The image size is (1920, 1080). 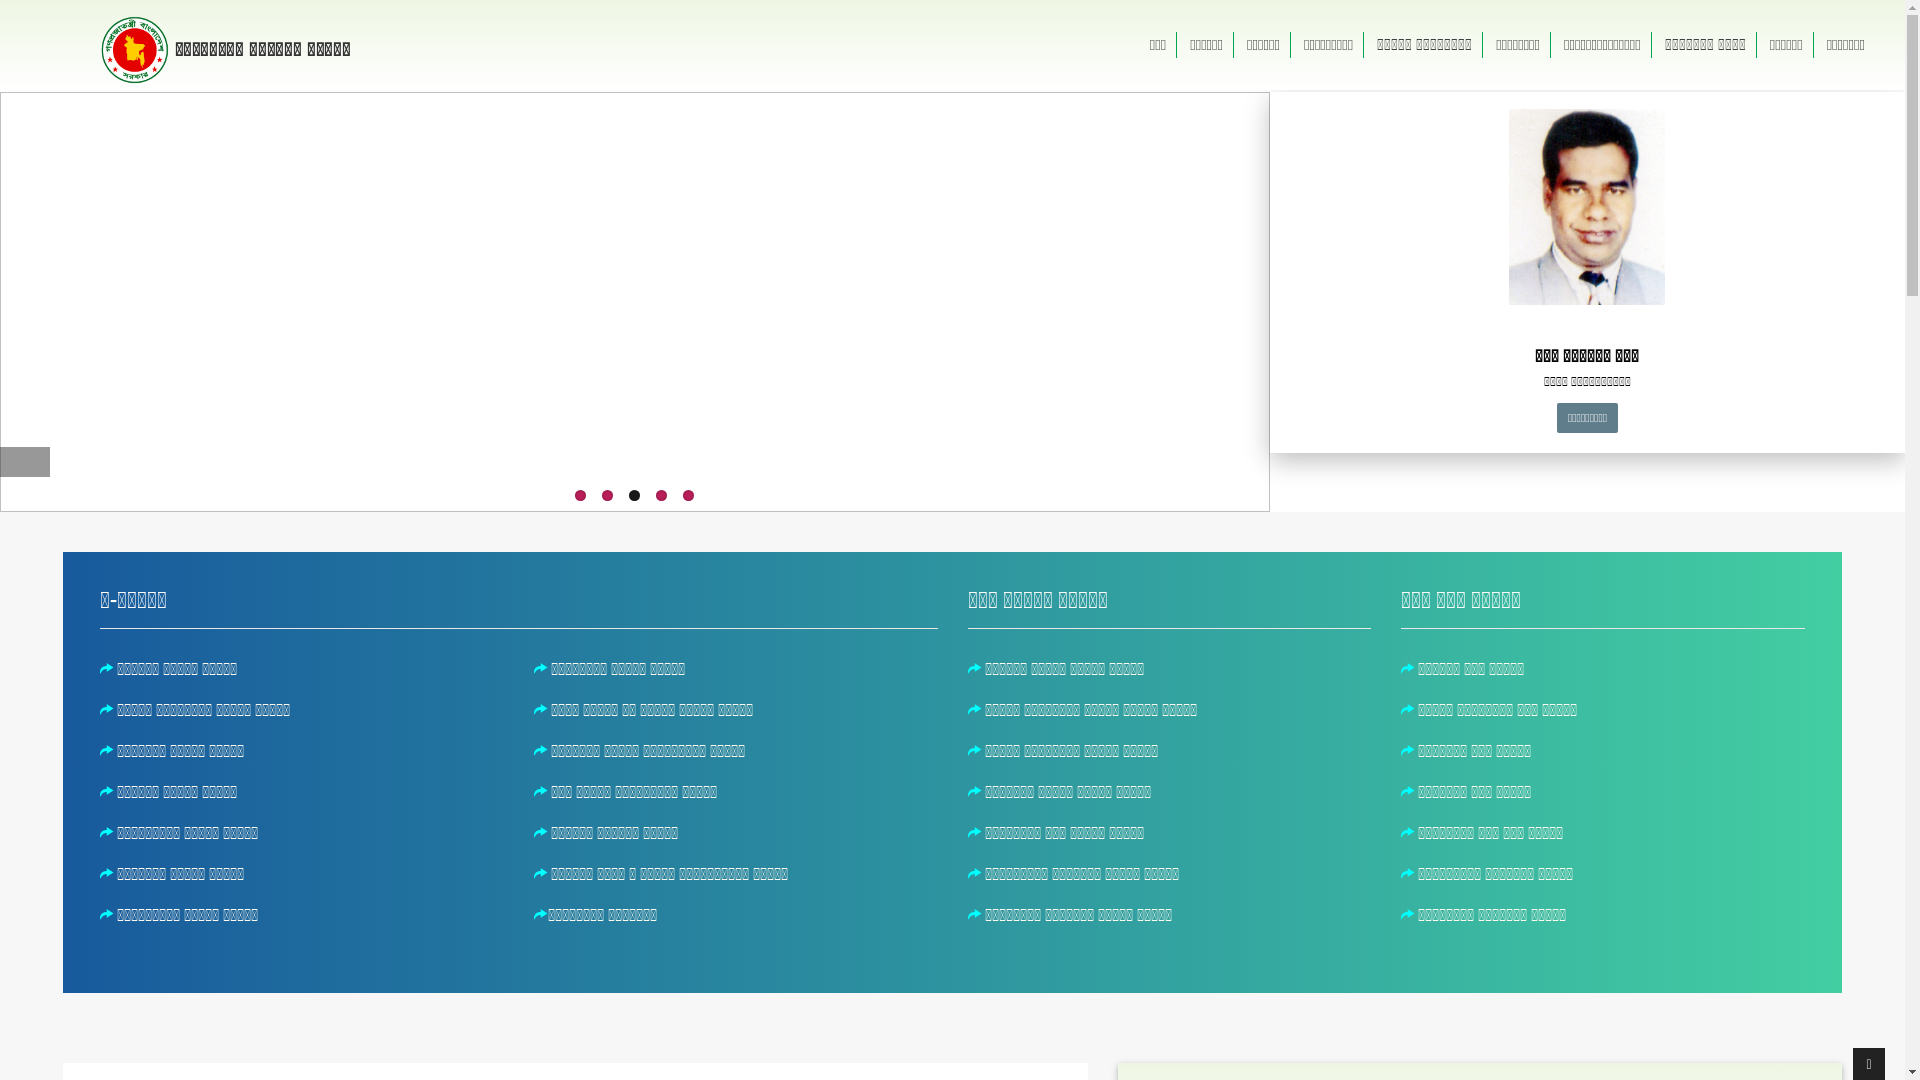 I want to click on '3', so click(x=633, y=495).